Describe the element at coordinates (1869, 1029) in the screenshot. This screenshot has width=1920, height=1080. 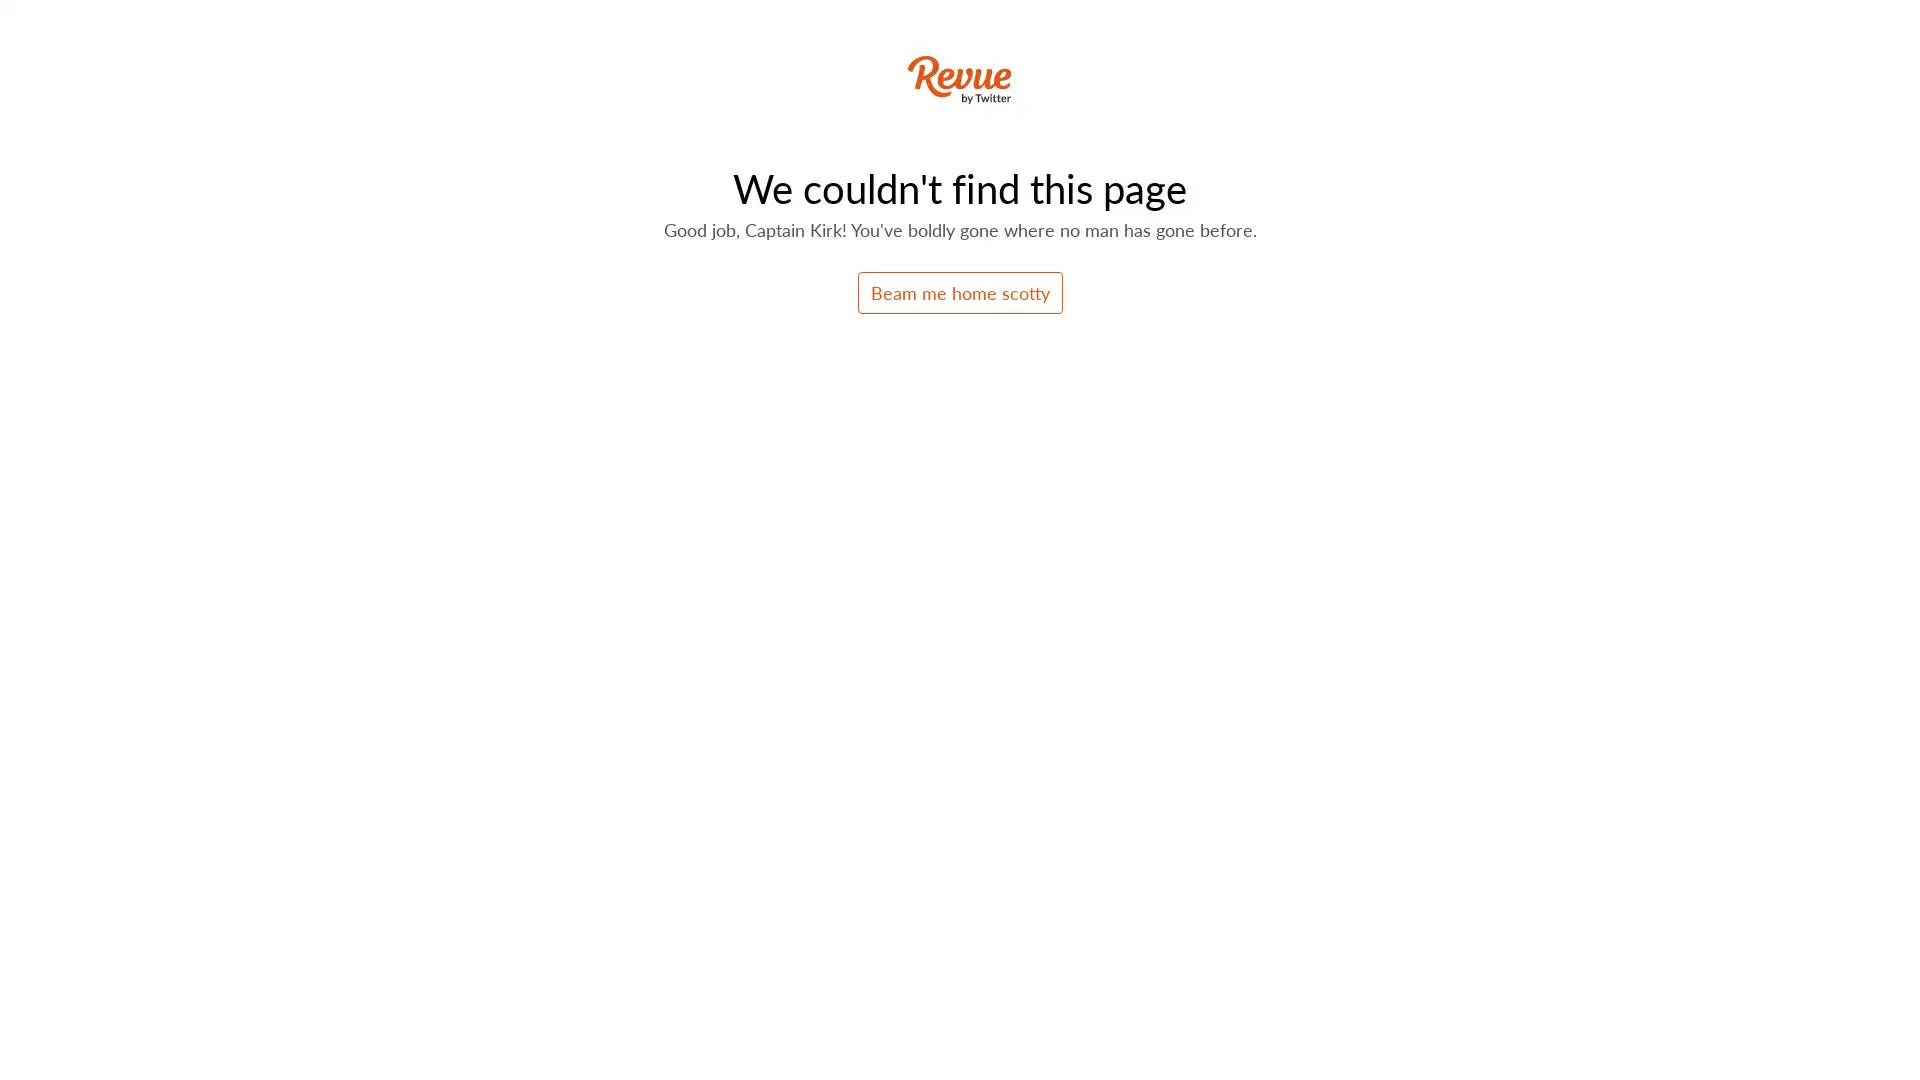
I see `Open Intercom Messenger` at that location.